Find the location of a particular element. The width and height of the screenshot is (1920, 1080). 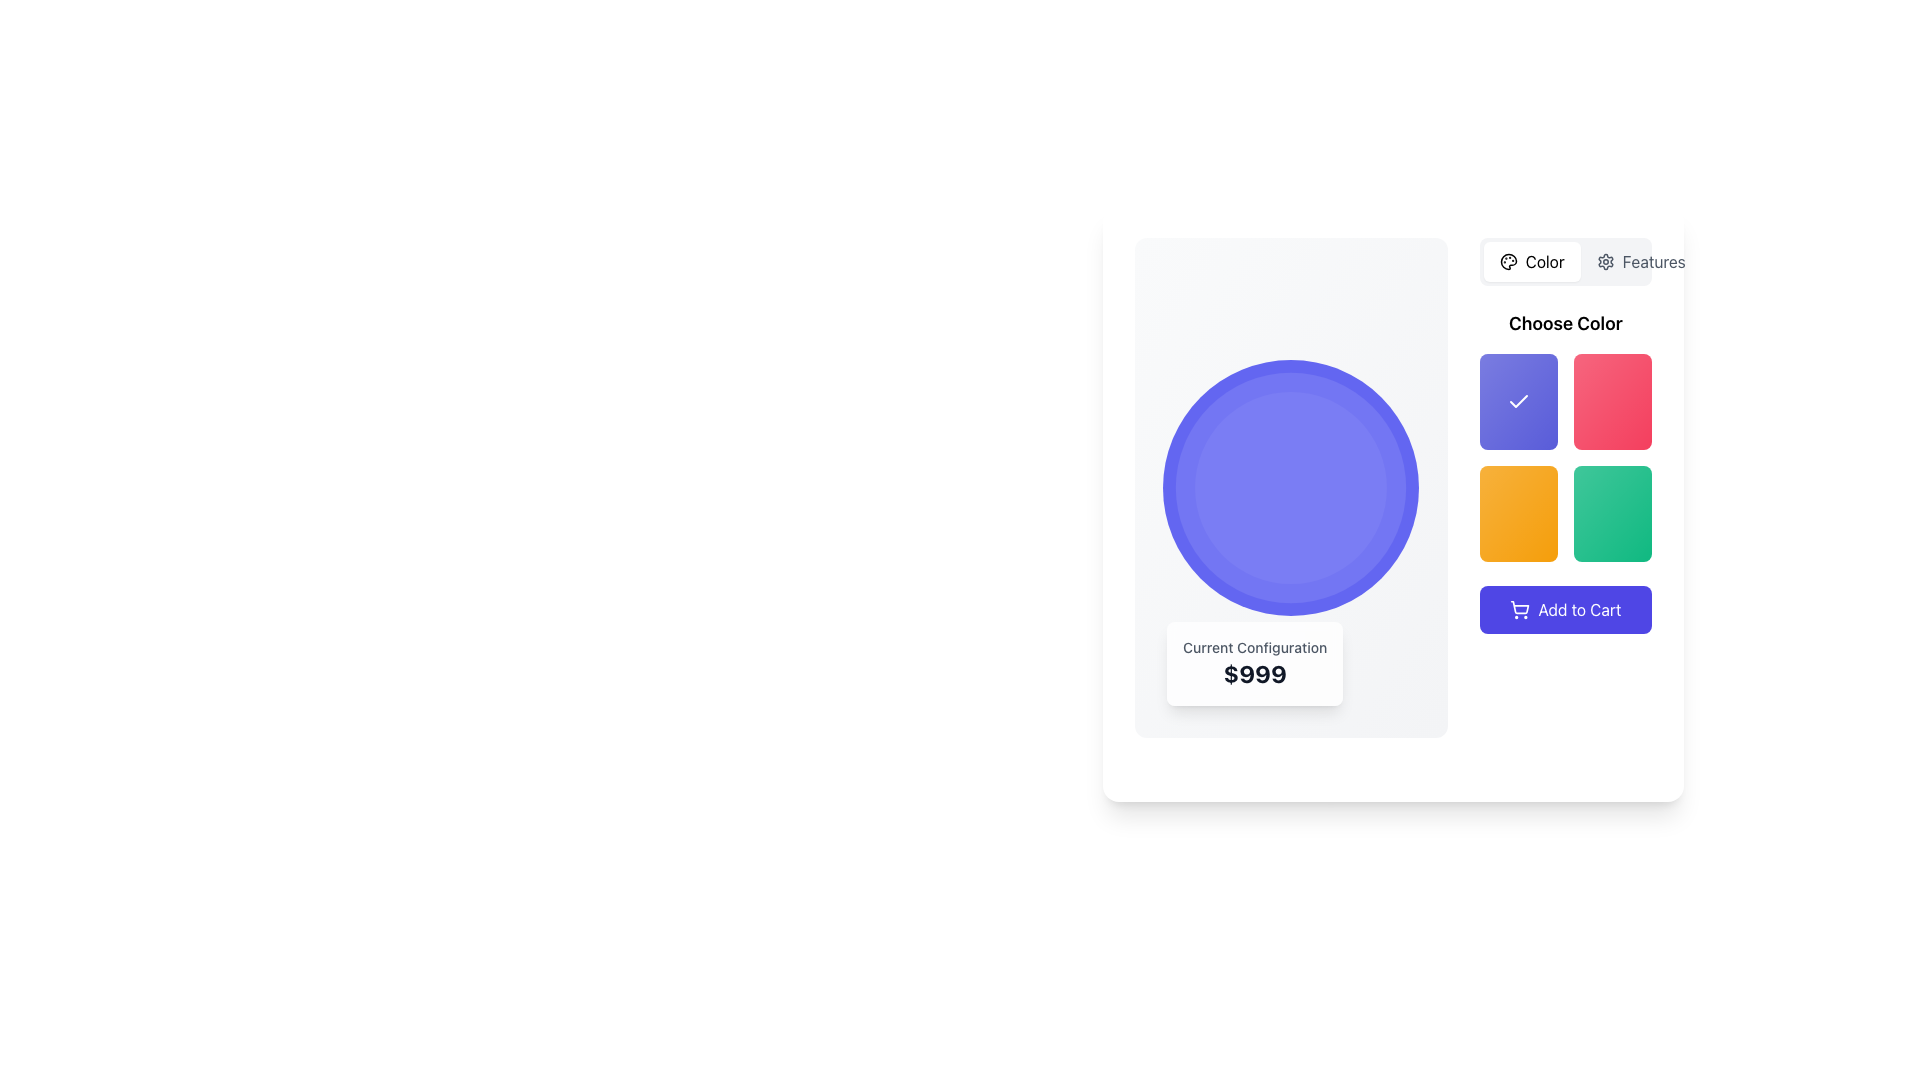

the green gradient button with rounded corners located in the bottom-right corner of the 2x2 grid is located at coordinates (1612, 512).